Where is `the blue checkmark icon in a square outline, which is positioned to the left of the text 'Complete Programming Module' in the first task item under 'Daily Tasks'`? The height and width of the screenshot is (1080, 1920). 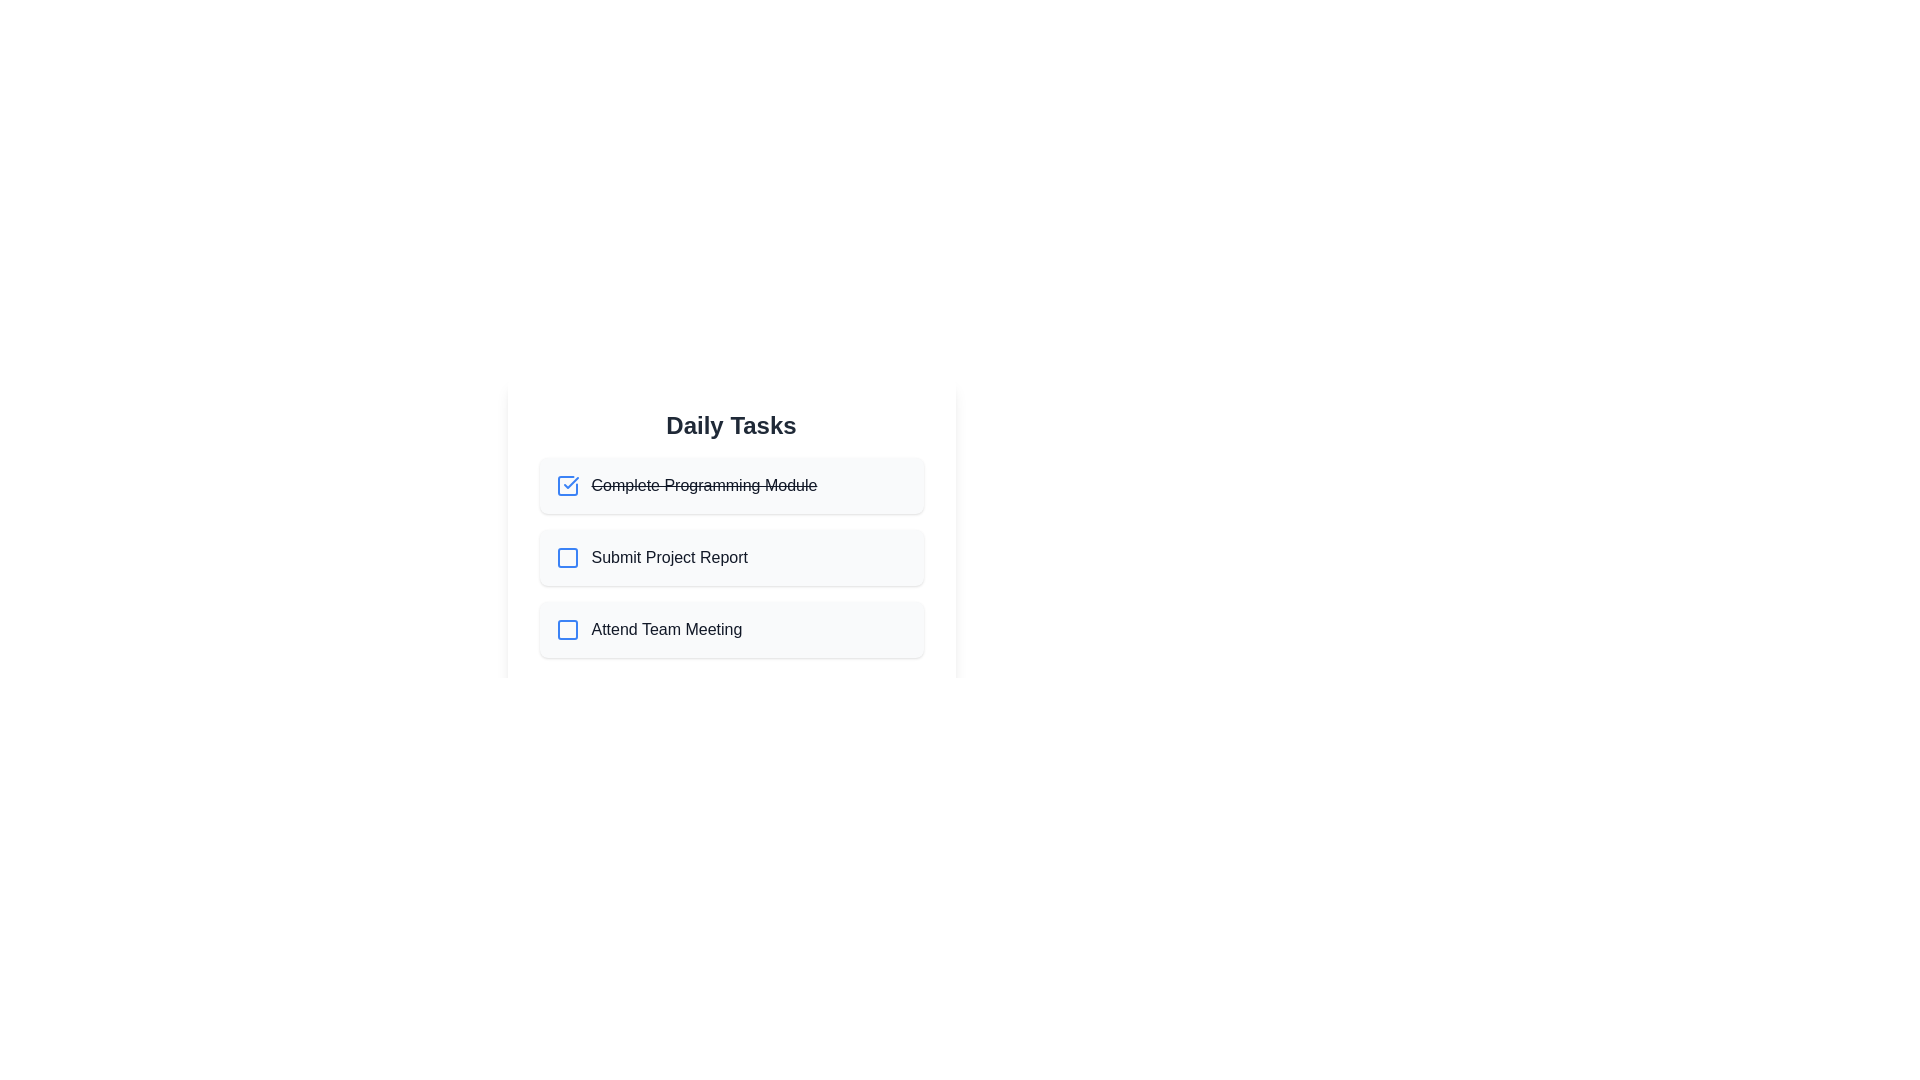
the blue checkmark icon in a square outline, which is positioned to the left of the text 'Complete Programming Module' in the first task item under 'Daily Tasks' is located at coordinates (566, 486).